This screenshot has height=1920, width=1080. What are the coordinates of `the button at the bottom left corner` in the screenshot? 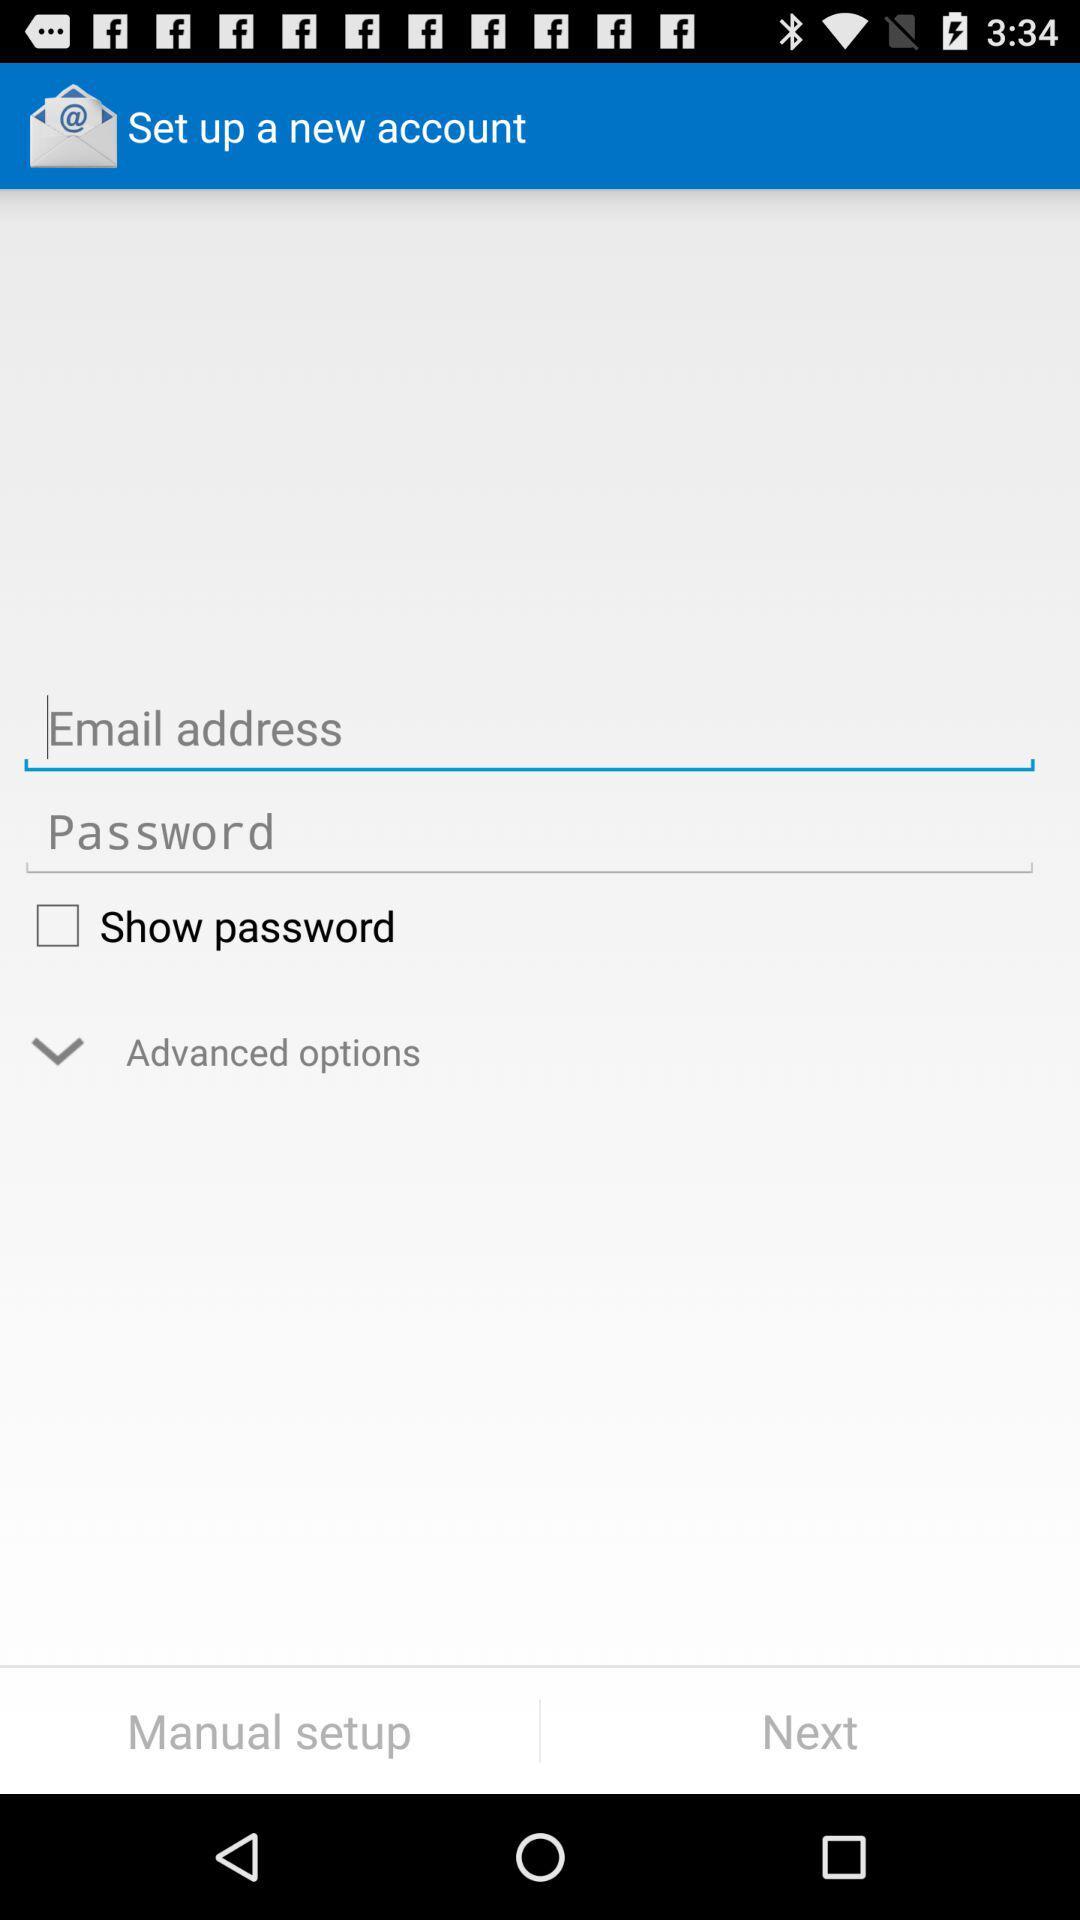 It's located at (268, 1730).